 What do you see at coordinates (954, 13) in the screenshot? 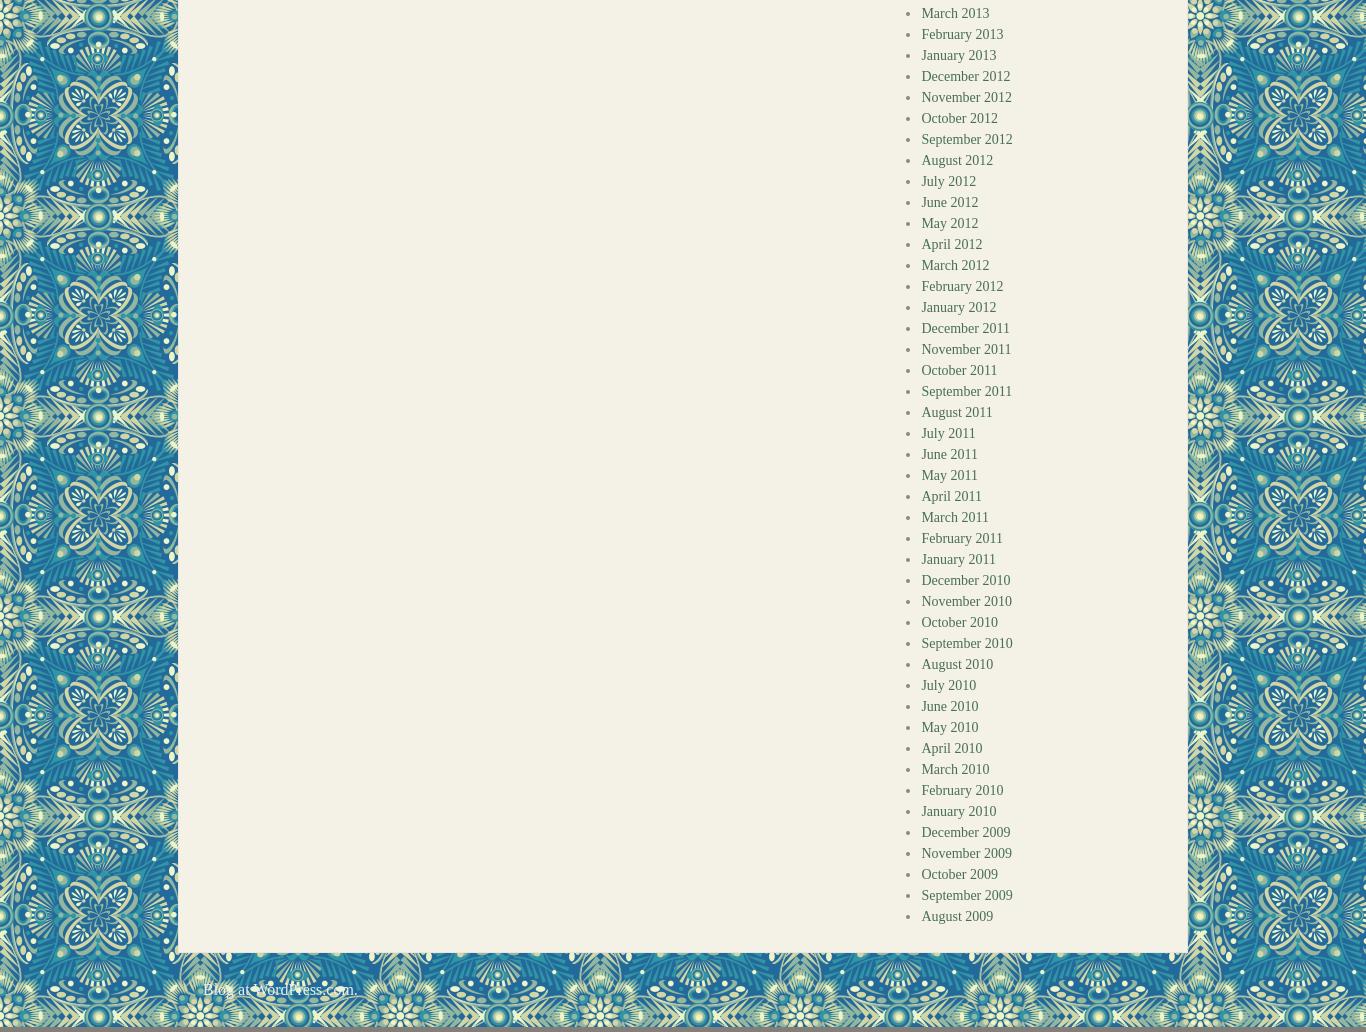
I see `'March 2013'` at bounding box center [954, 13].